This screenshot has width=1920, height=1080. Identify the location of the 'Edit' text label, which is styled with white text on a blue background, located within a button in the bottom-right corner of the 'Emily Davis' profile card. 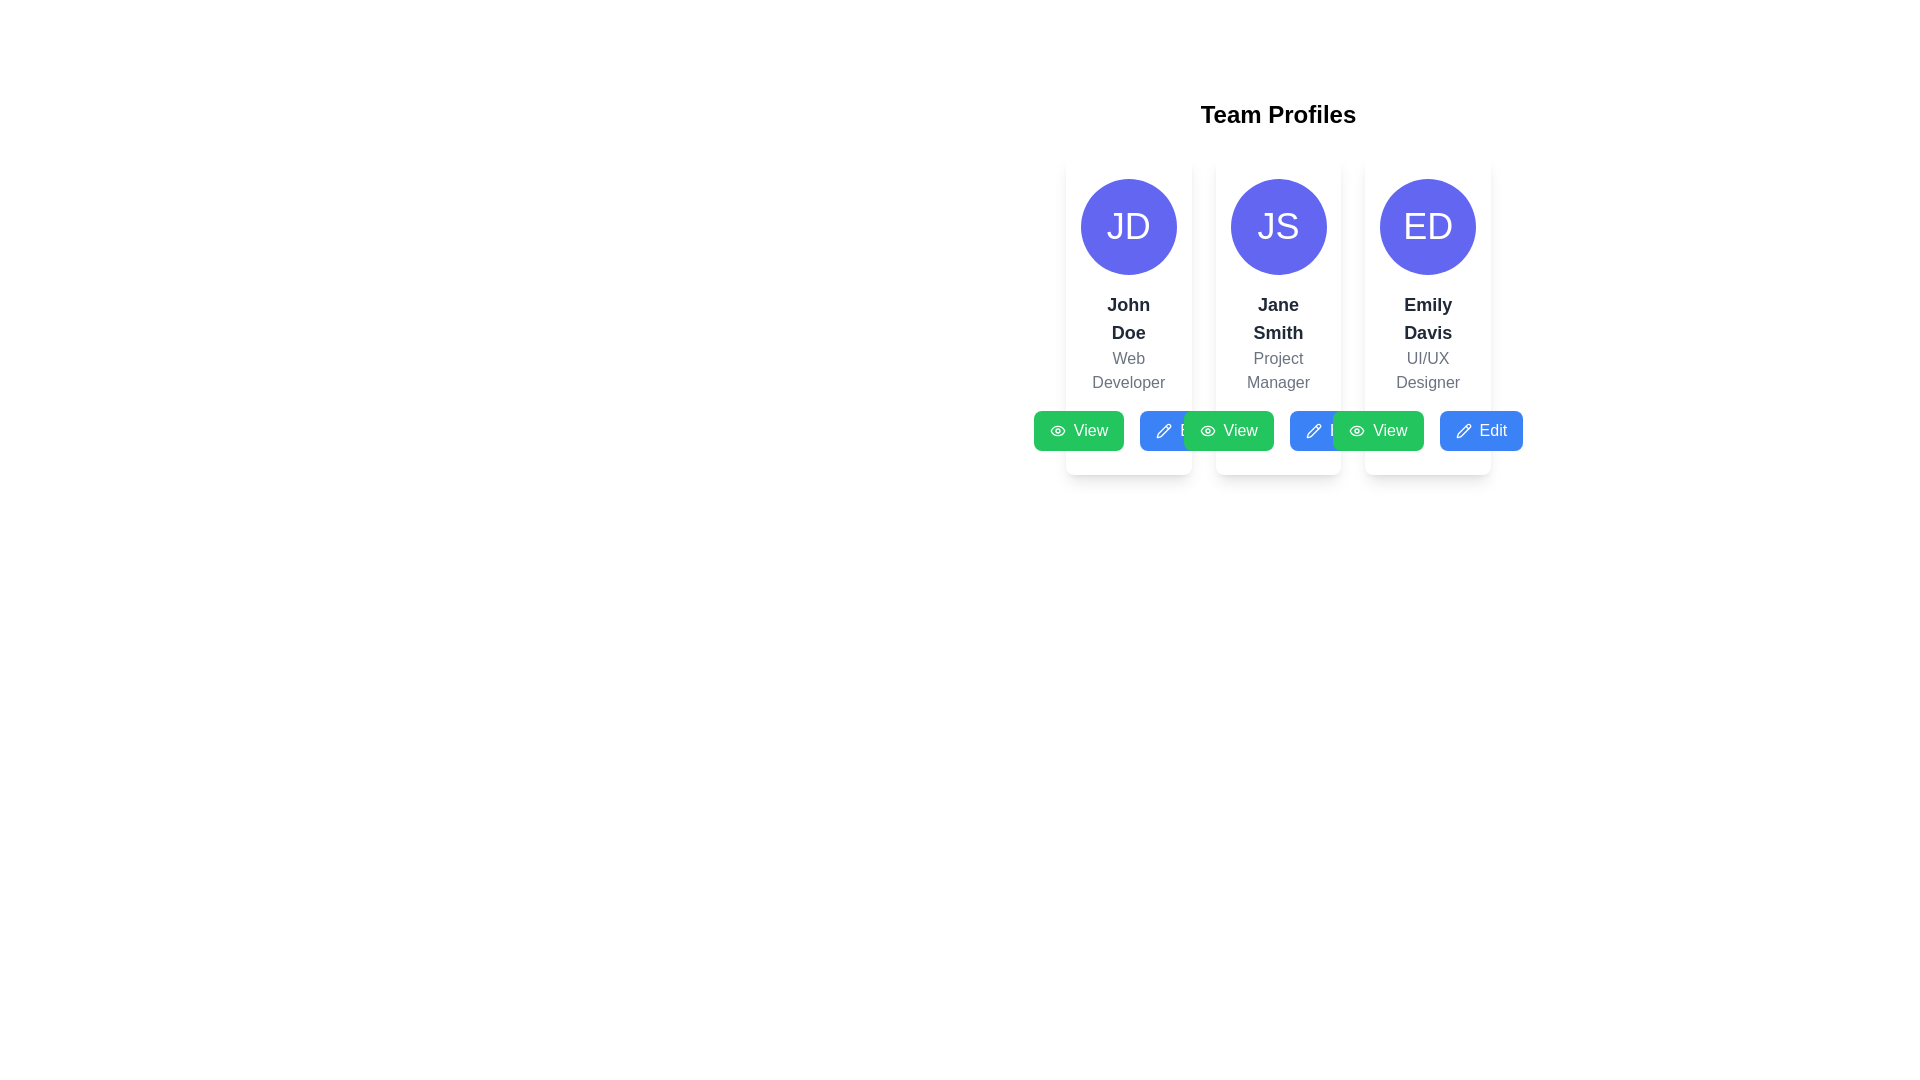
(1343, 430).